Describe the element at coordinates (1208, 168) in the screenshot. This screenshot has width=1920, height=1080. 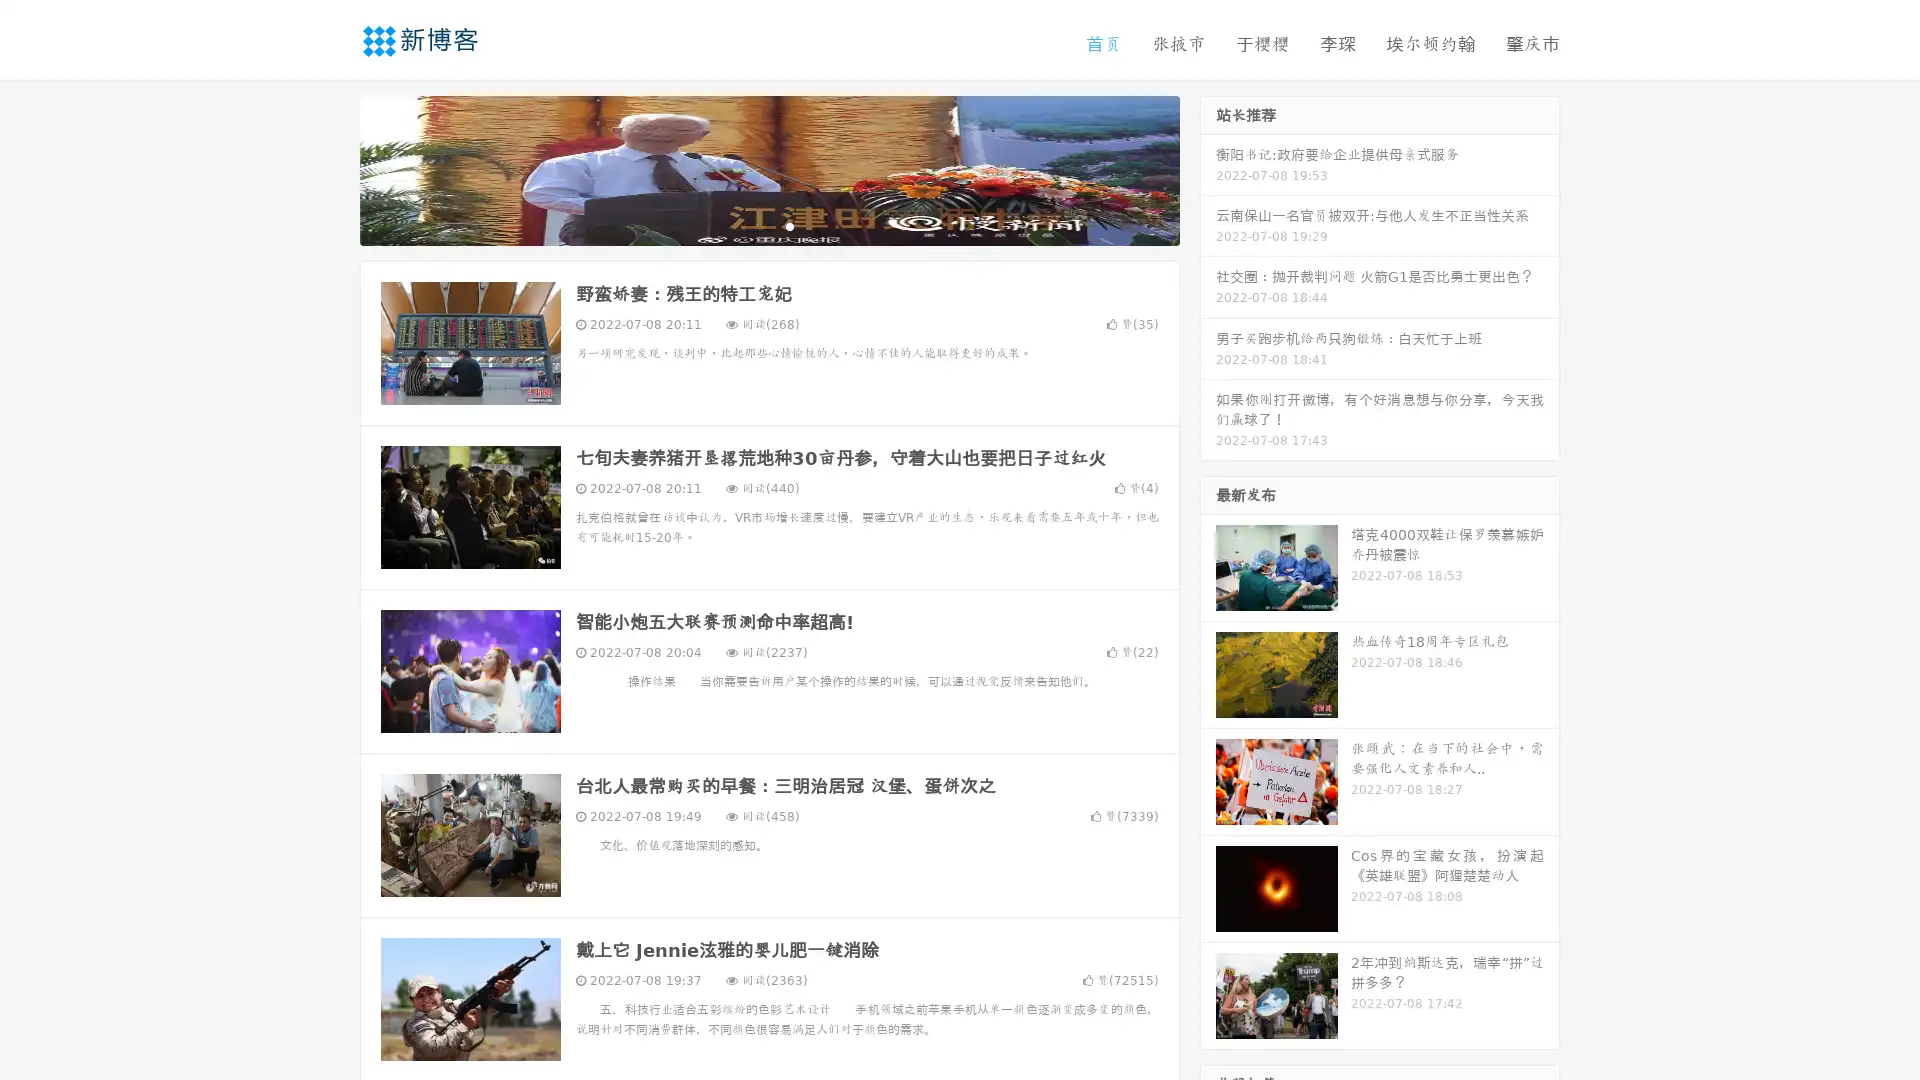
I see `Next slide` at that location.